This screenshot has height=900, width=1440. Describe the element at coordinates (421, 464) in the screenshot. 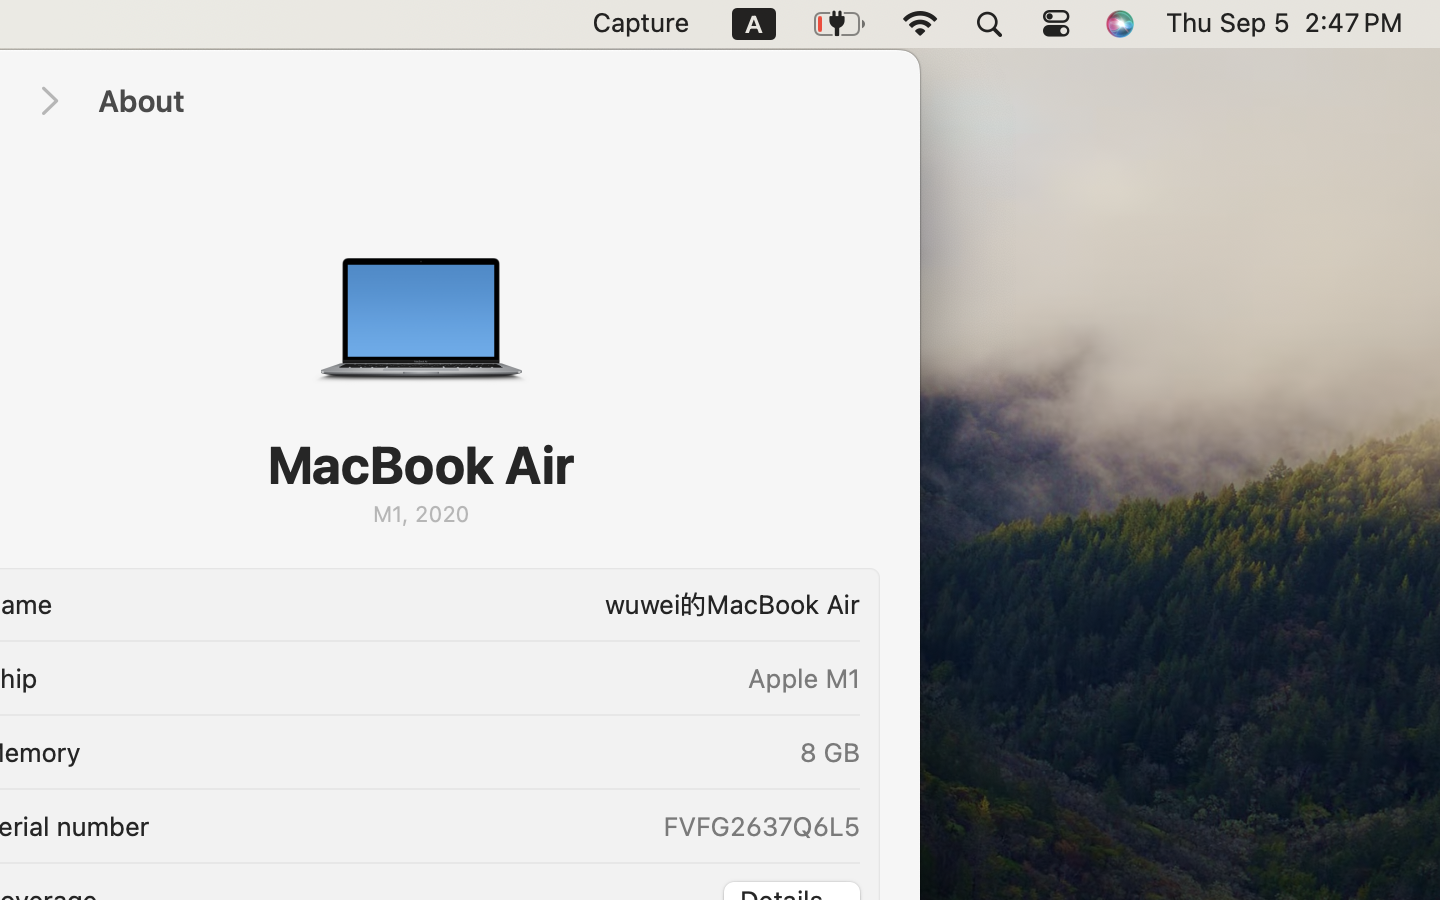

I see `'MacBook Air'` at that location.